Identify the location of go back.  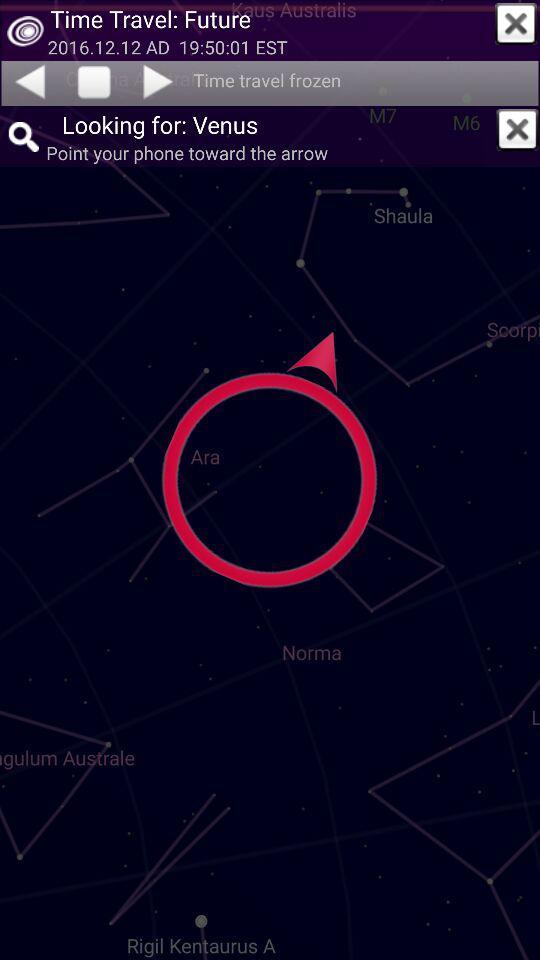
(28, 81).